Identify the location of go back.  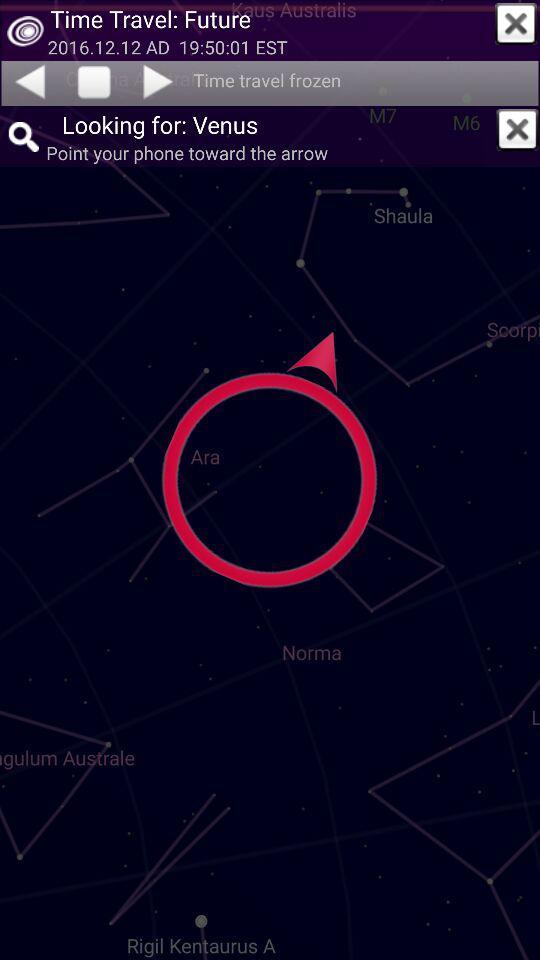
(28, 81).